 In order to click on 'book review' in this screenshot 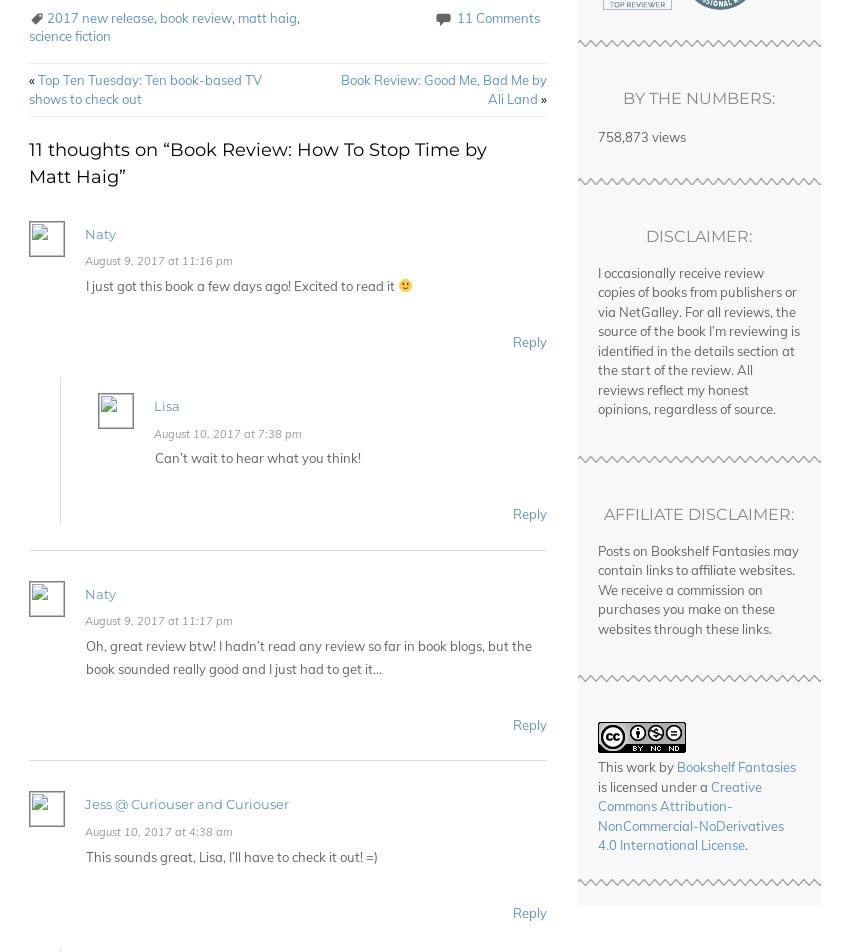, I will do `click(195, 17)`.